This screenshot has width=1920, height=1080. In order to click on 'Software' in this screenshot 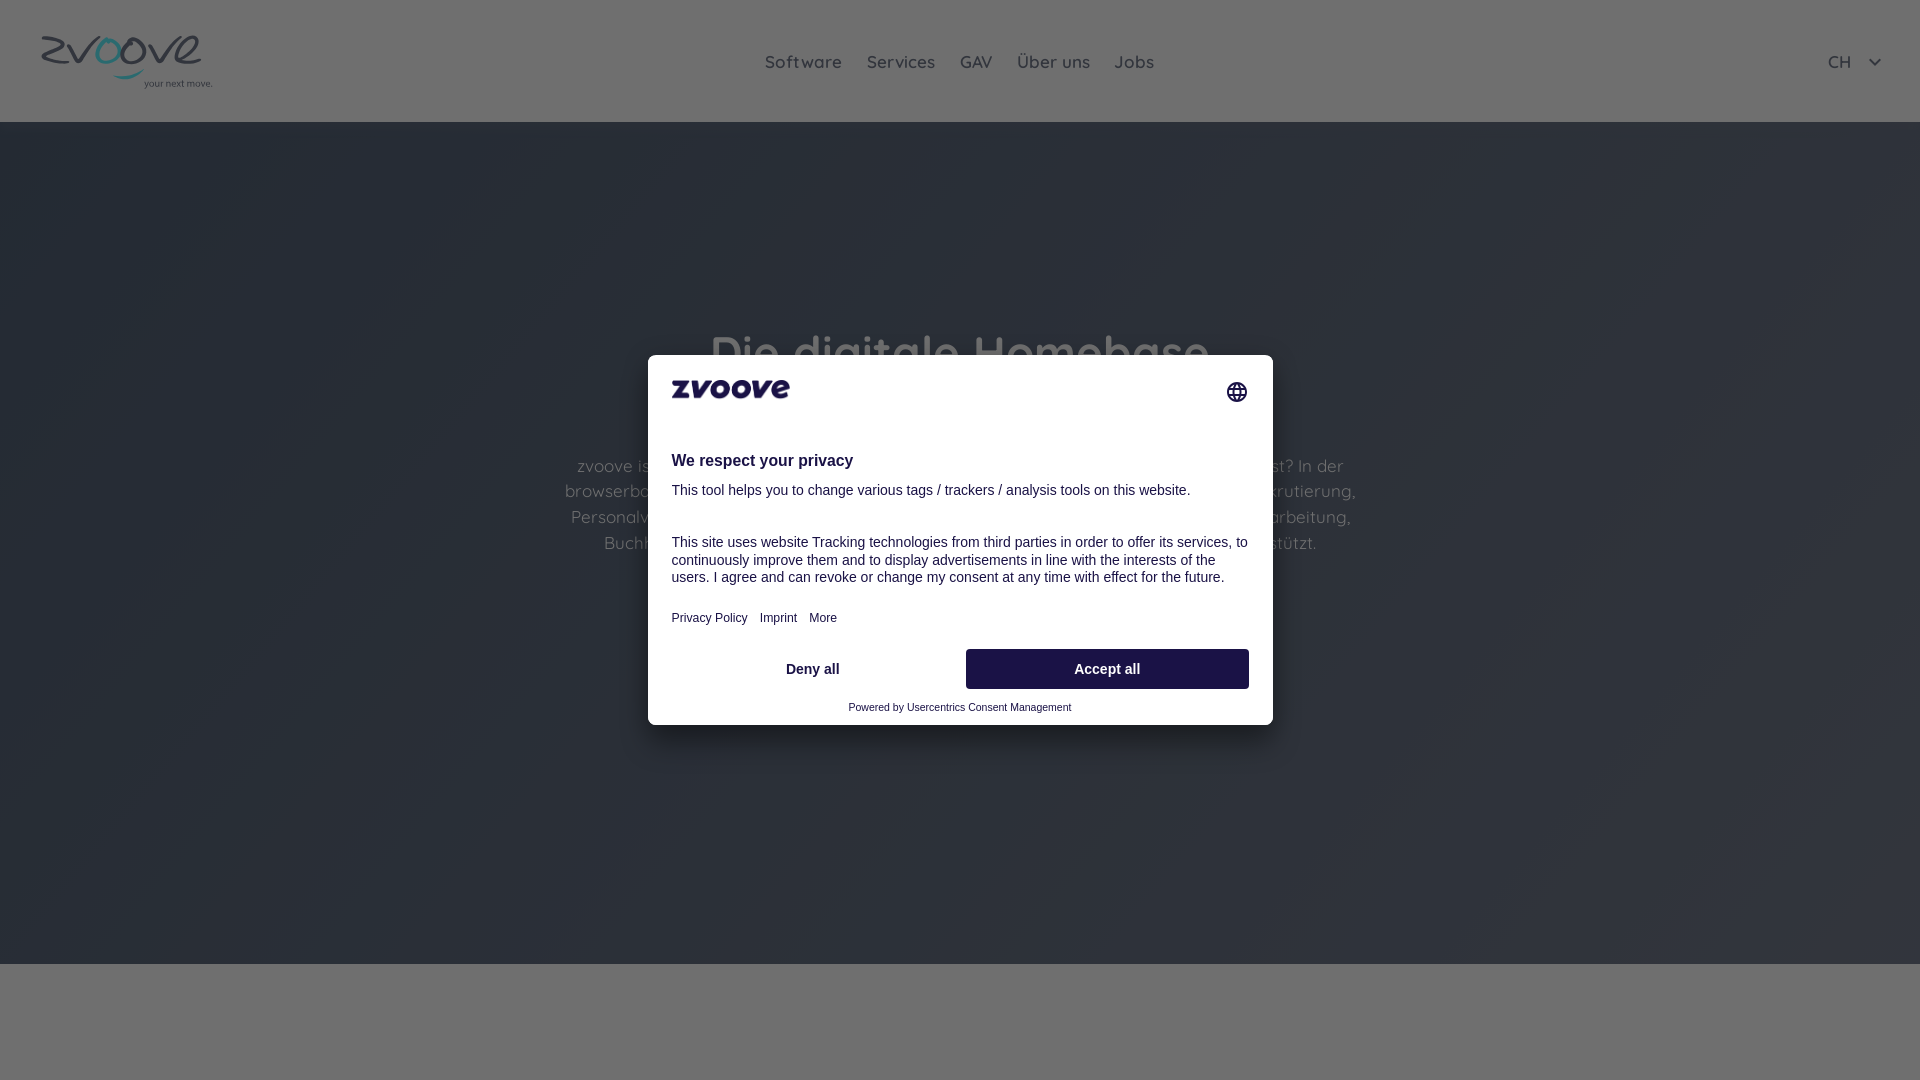, I will do `click(804, 60)`.